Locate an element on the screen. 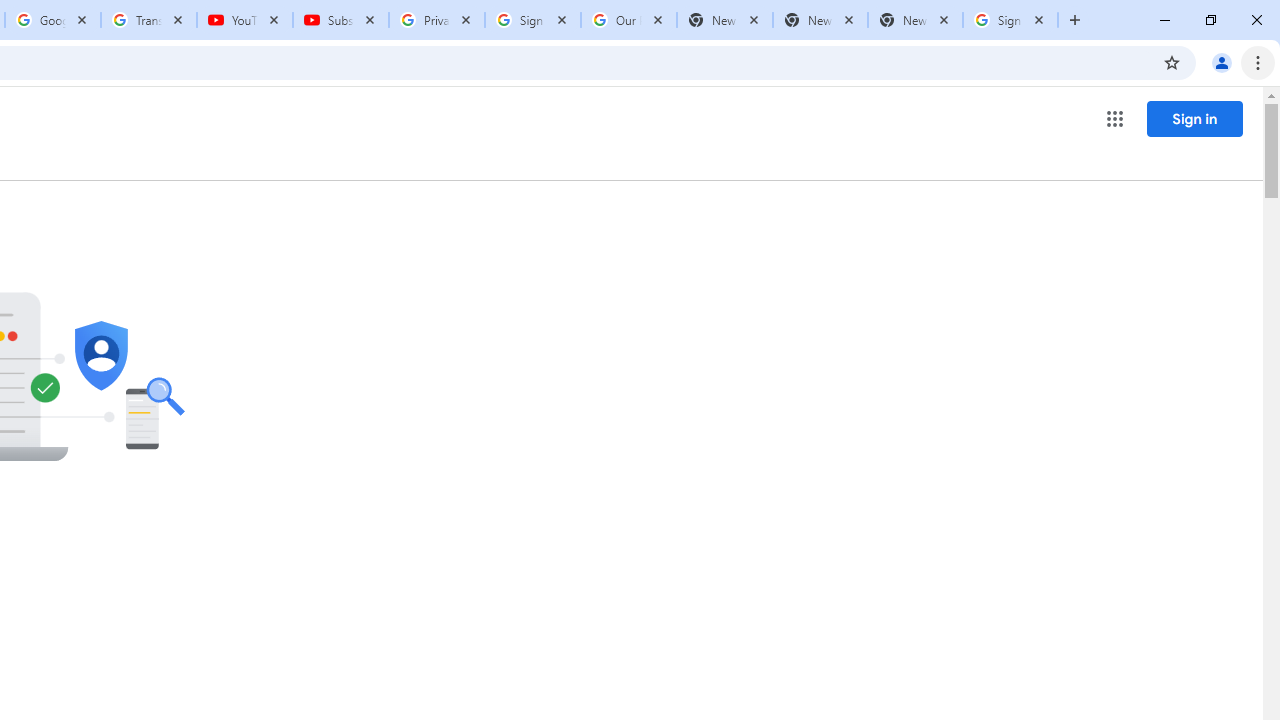  'YouTube' is located at coordinates (244, 20).